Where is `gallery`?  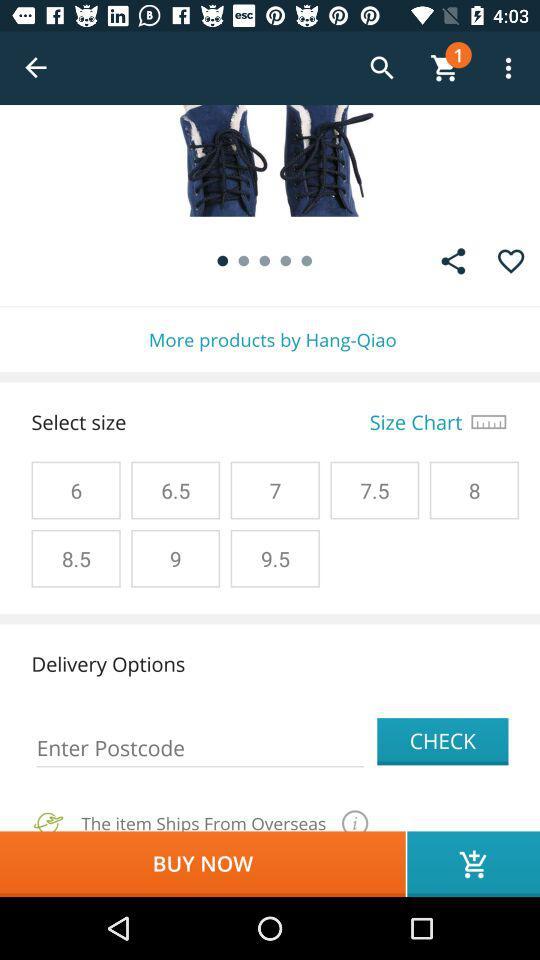 gallery is located at coordinates (453, 260).